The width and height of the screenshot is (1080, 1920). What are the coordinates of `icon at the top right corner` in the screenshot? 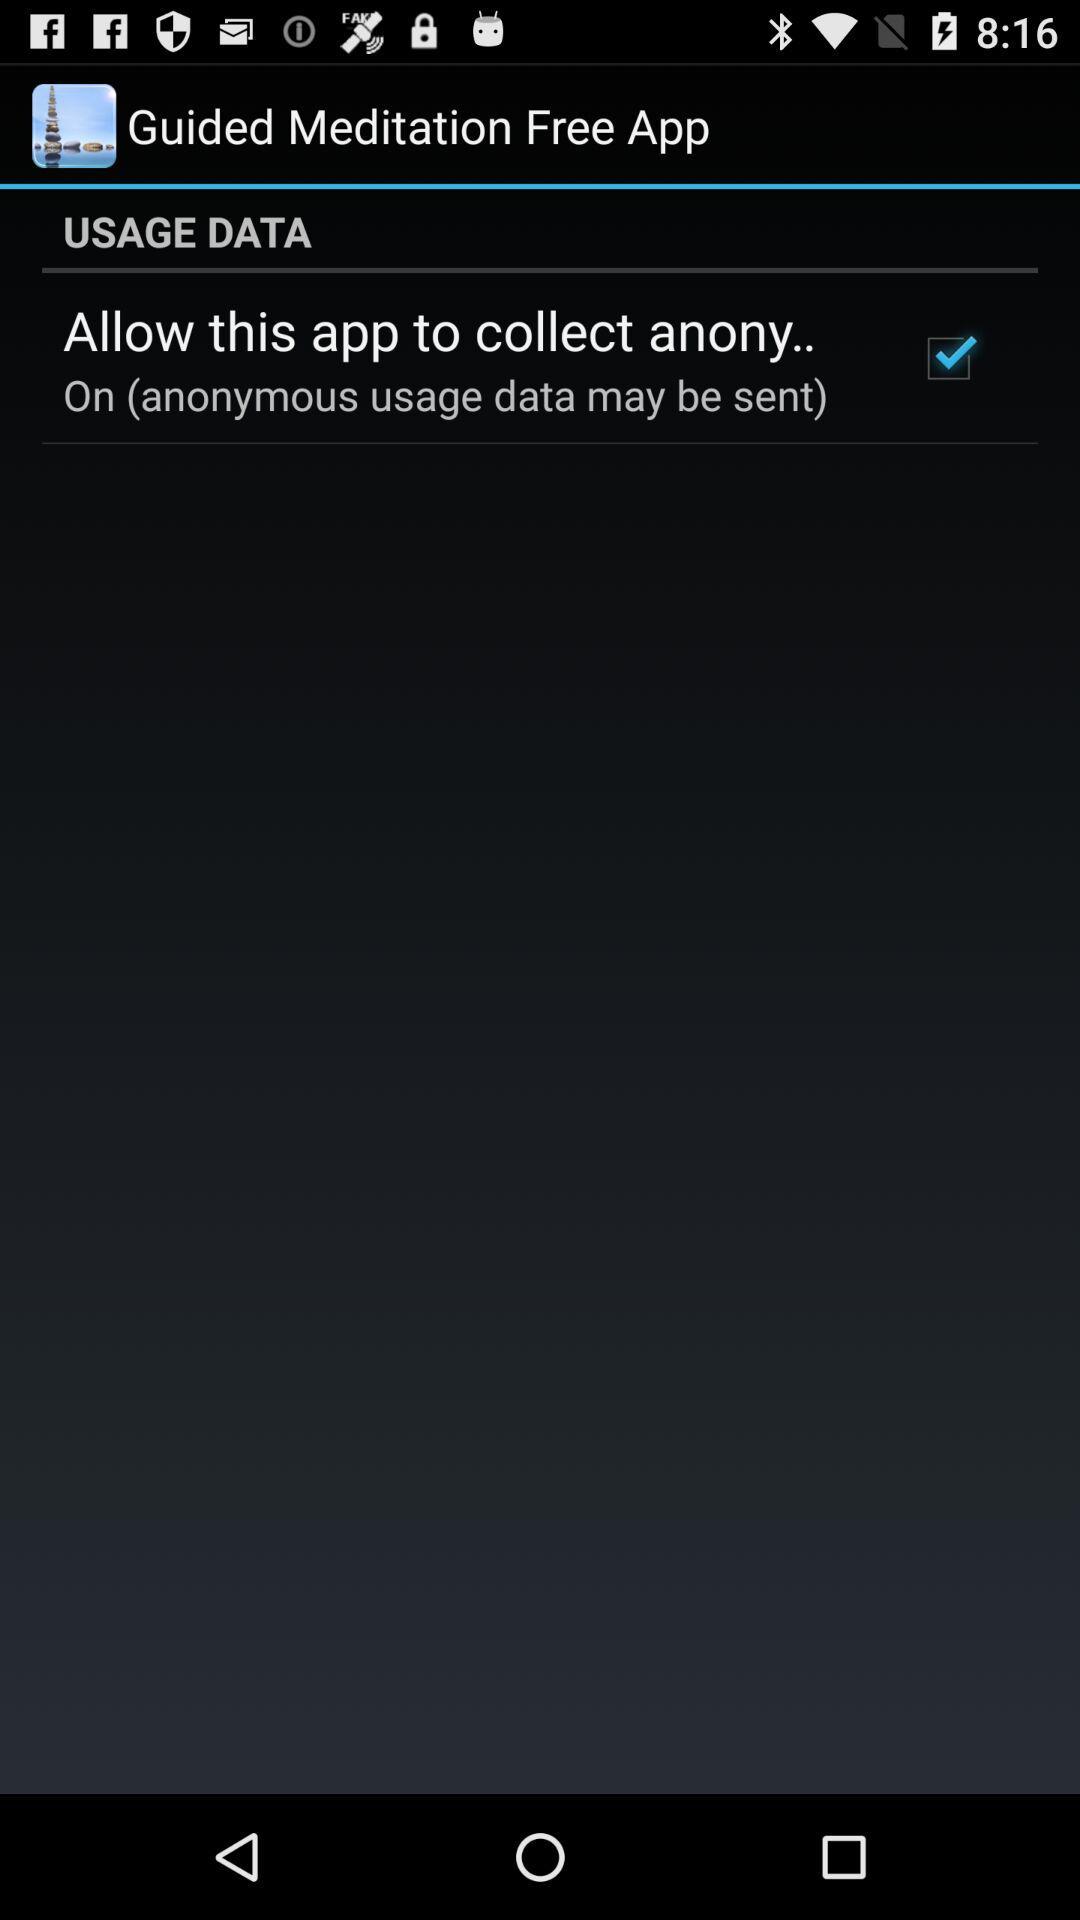 It's located at (947, 358).